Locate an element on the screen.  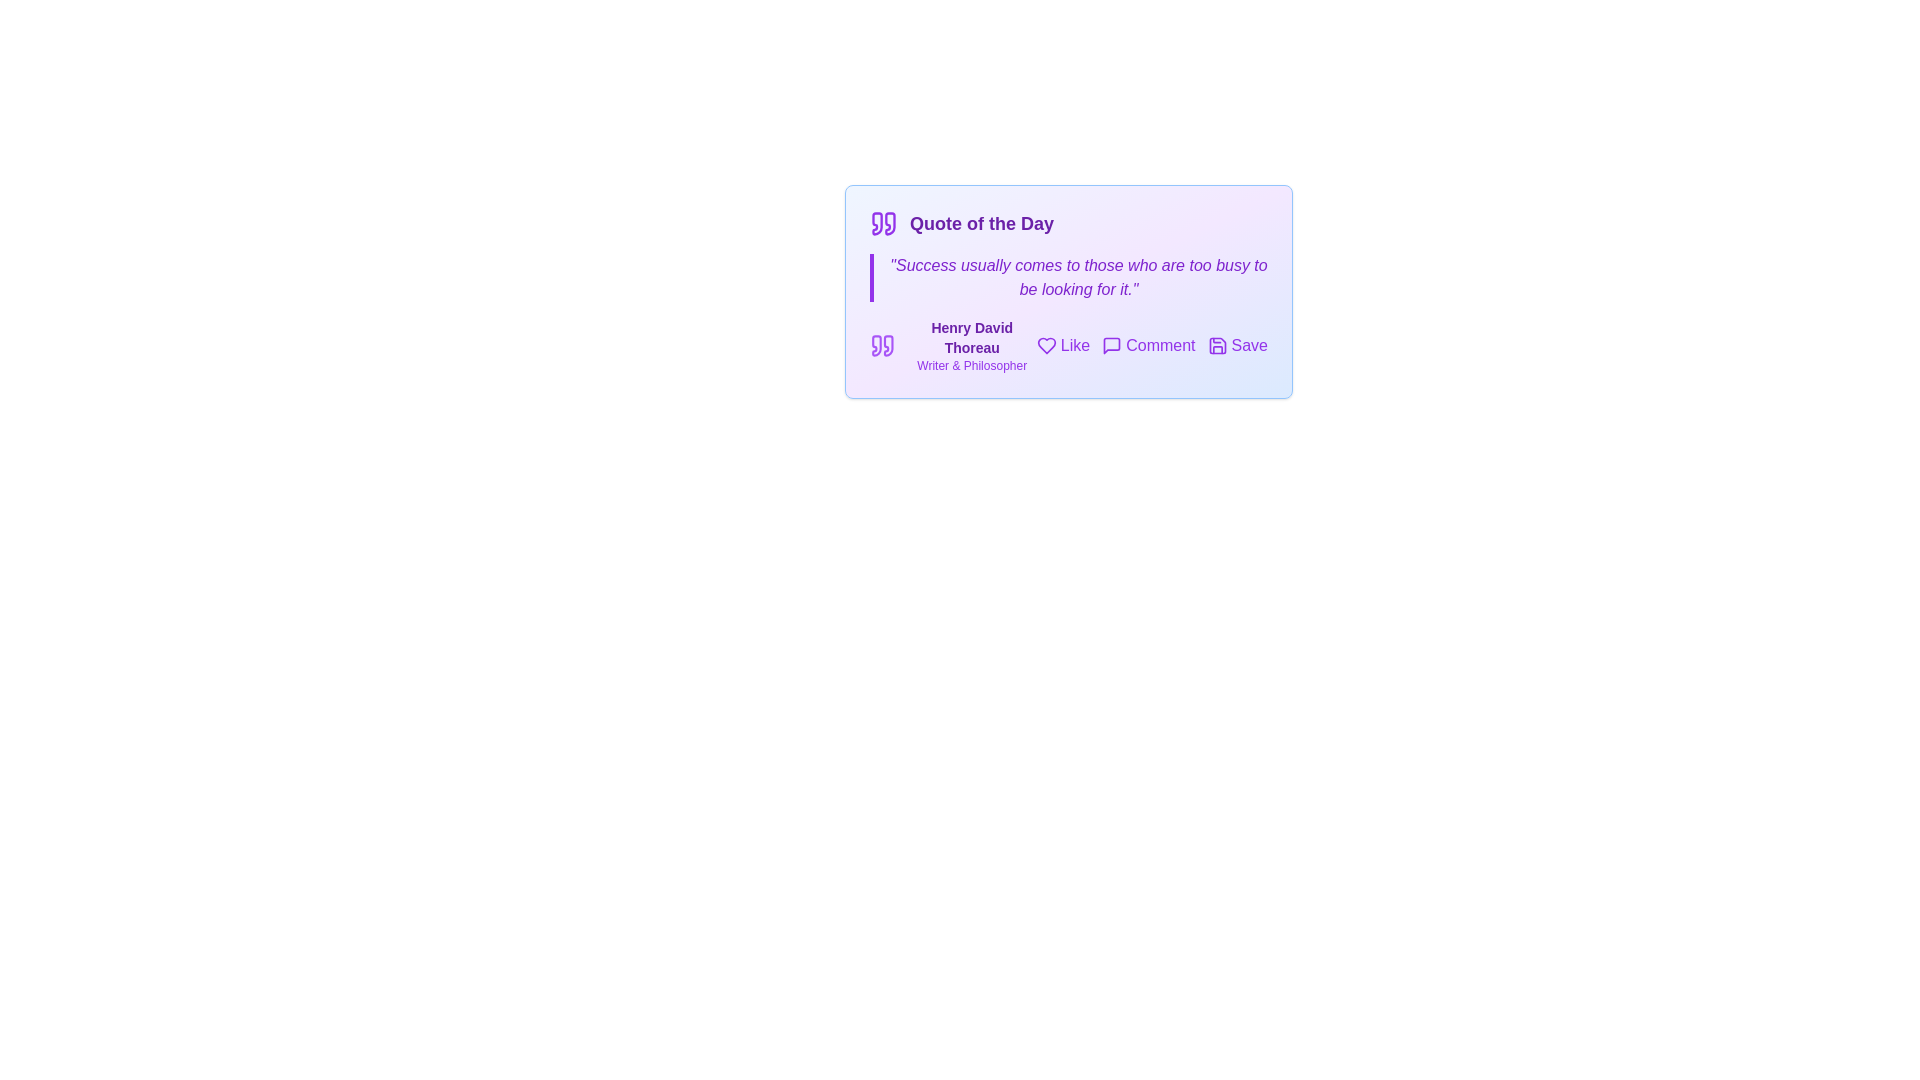
the text block featuring 'Henry David Thoreau' with the quotation icon, which is styled in bold purple and positioned within the 'Quote of the Day' card is located at coordinates (952, 345).